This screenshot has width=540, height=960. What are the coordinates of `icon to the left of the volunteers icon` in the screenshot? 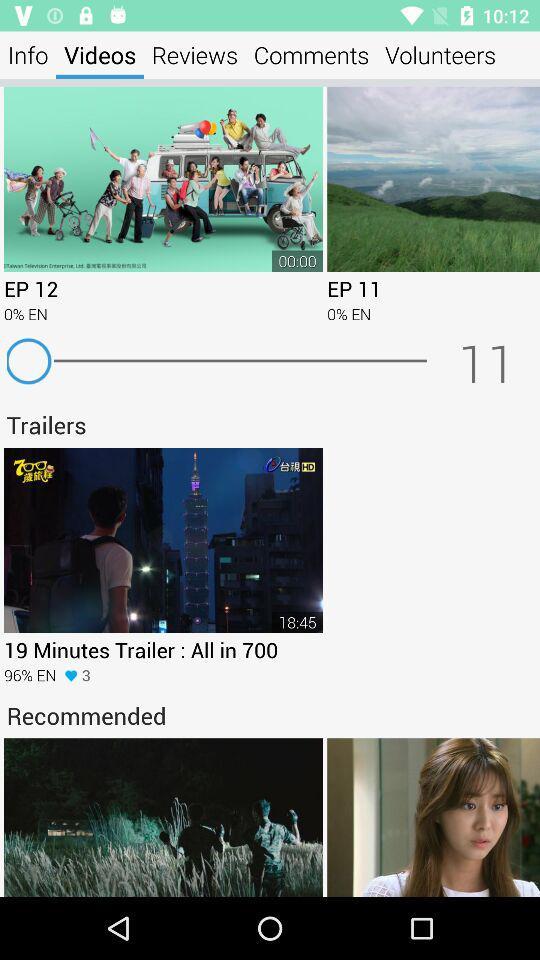 It's located at (311, 54).